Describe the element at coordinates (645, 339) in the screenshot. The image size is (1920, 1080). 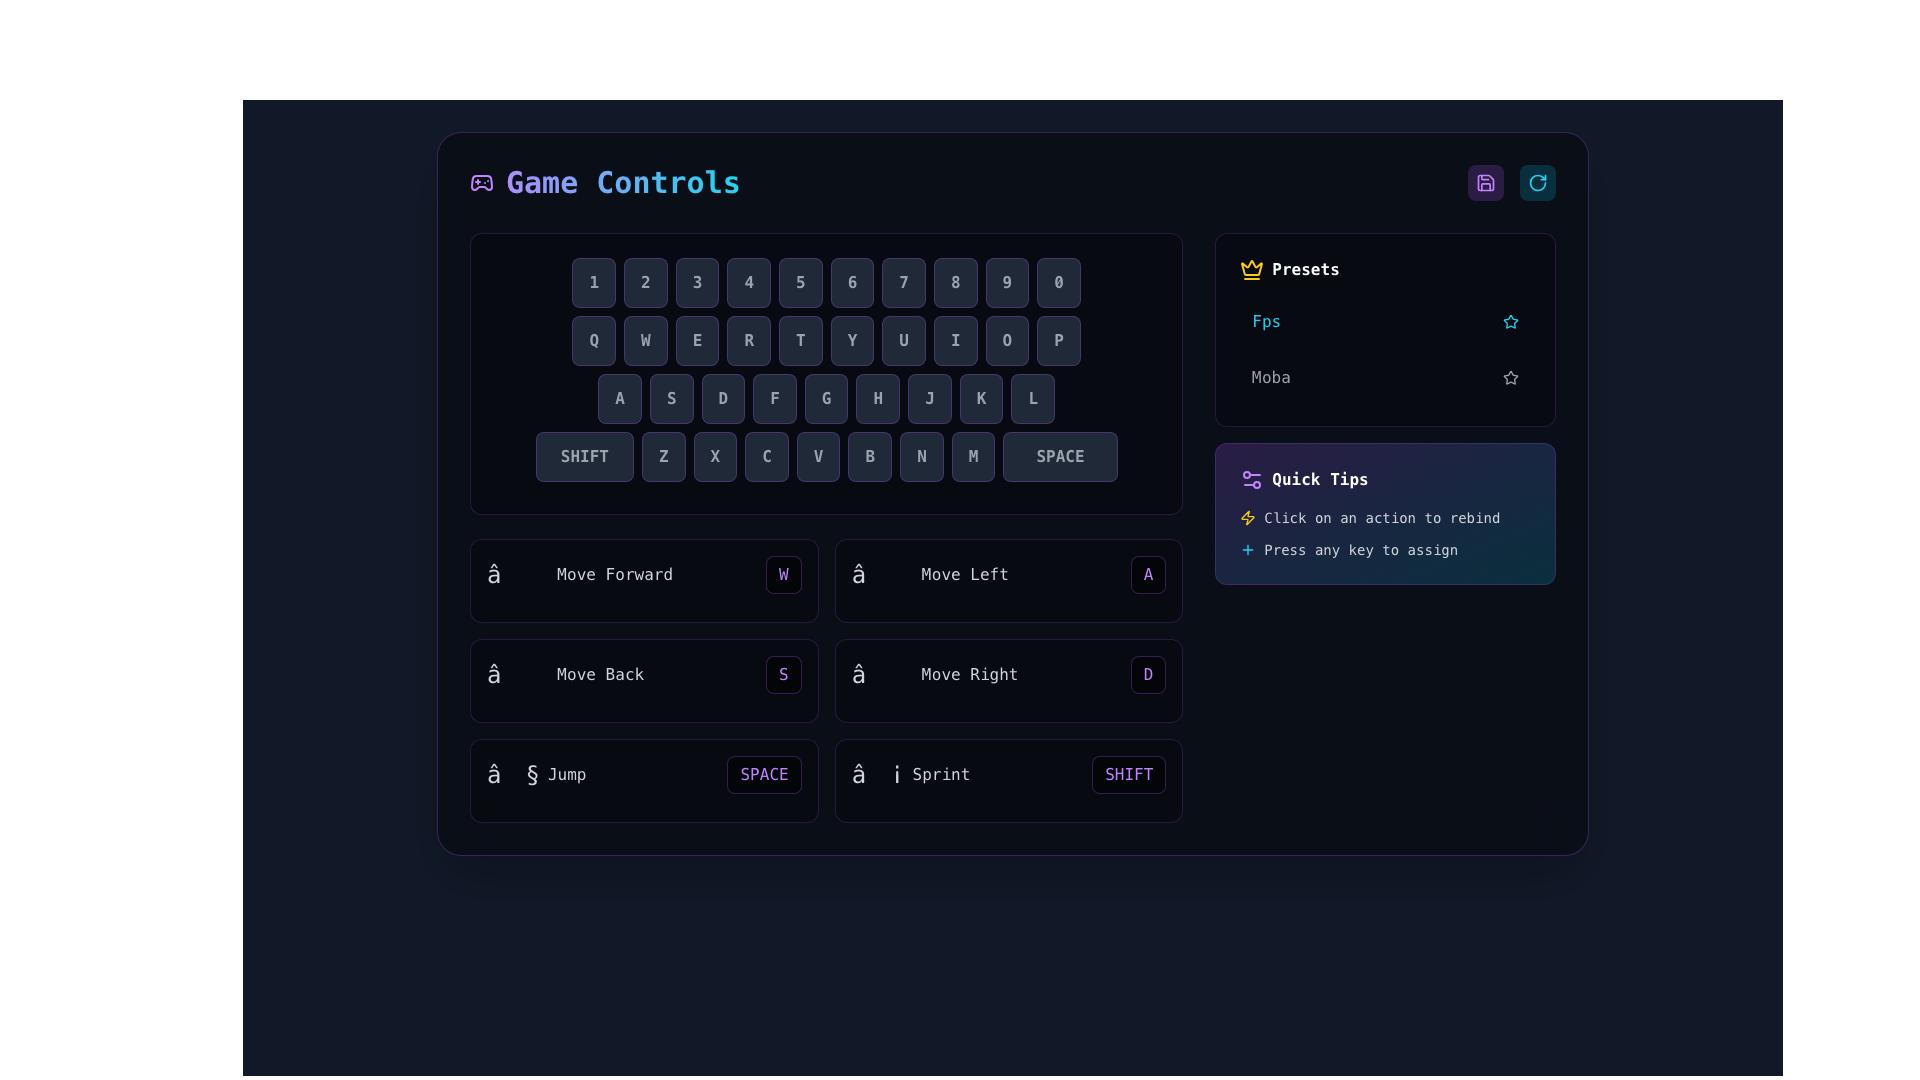
I see `the square button with rounded edges displaying the letter 'W' to simulate the 'W' keypress` at that location.